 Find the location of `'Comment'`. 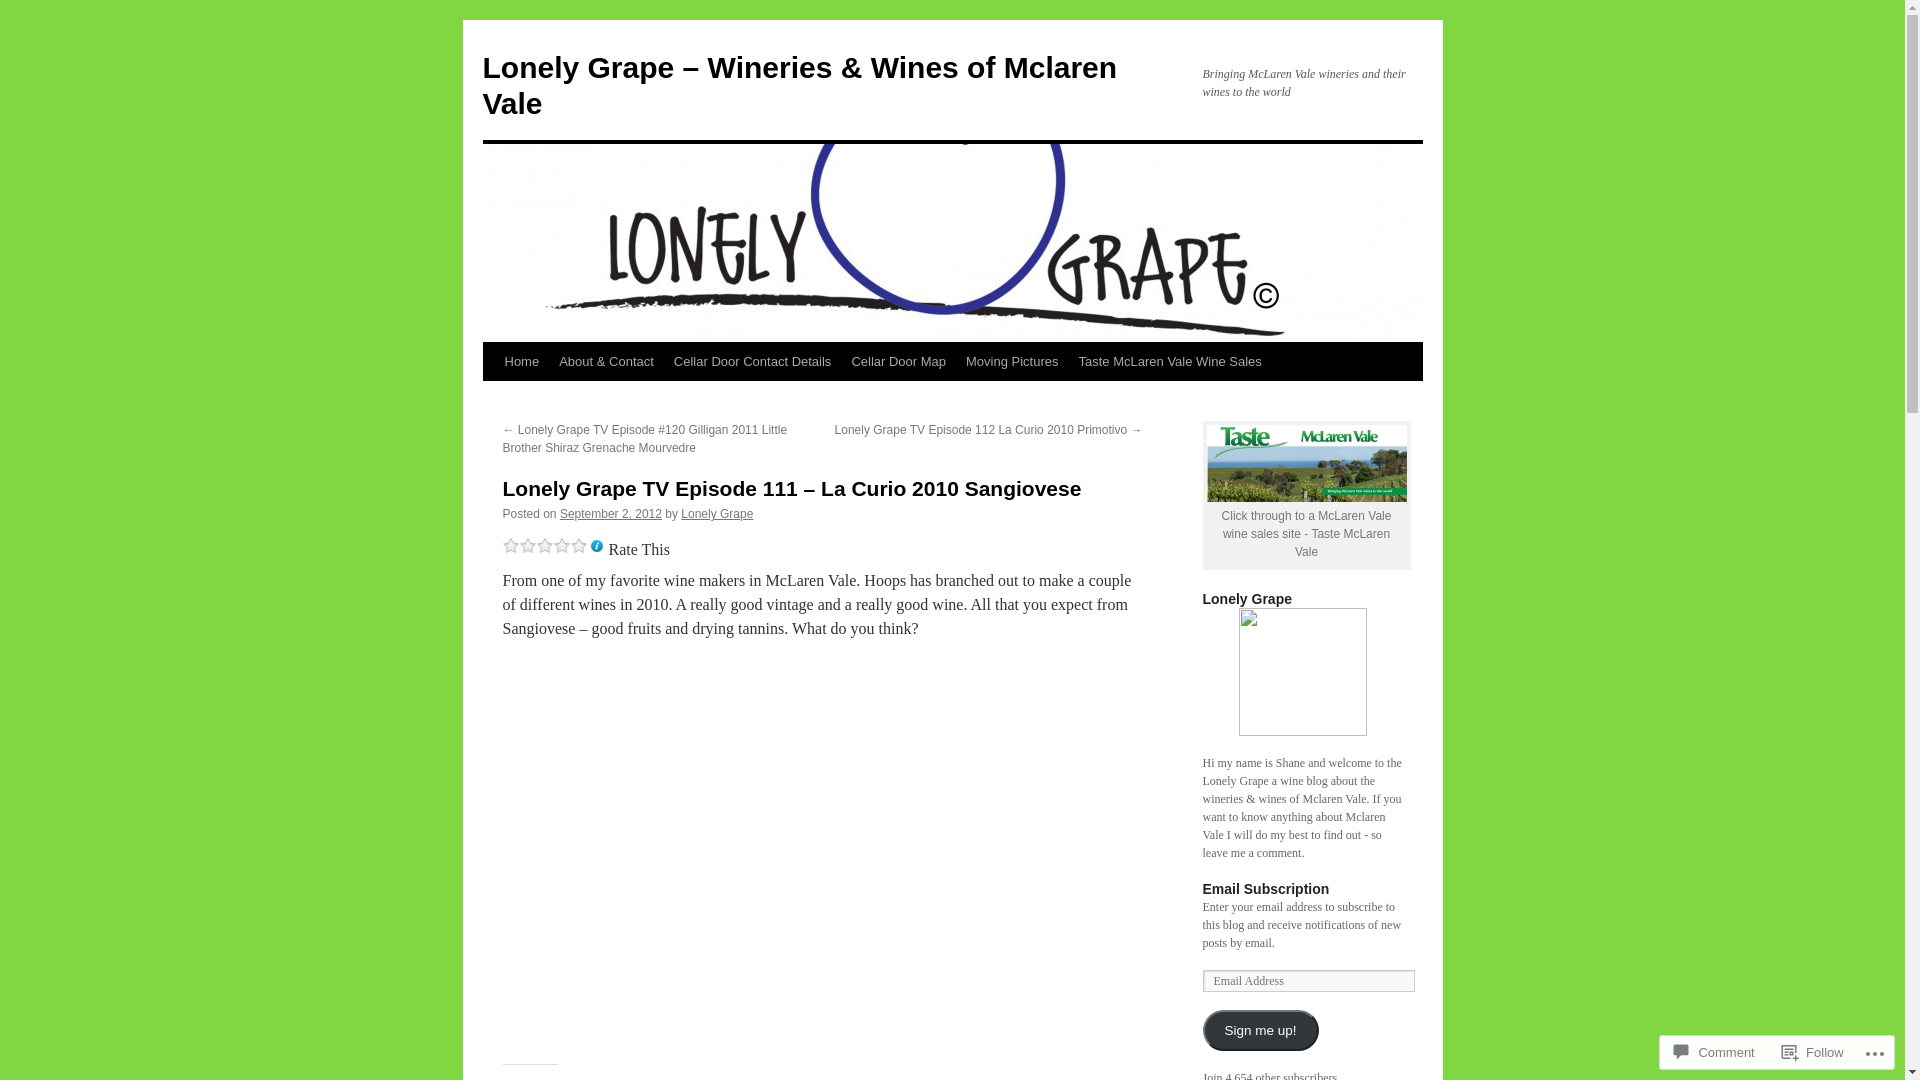

'Comment' is located at coordinates (1712, 1051).